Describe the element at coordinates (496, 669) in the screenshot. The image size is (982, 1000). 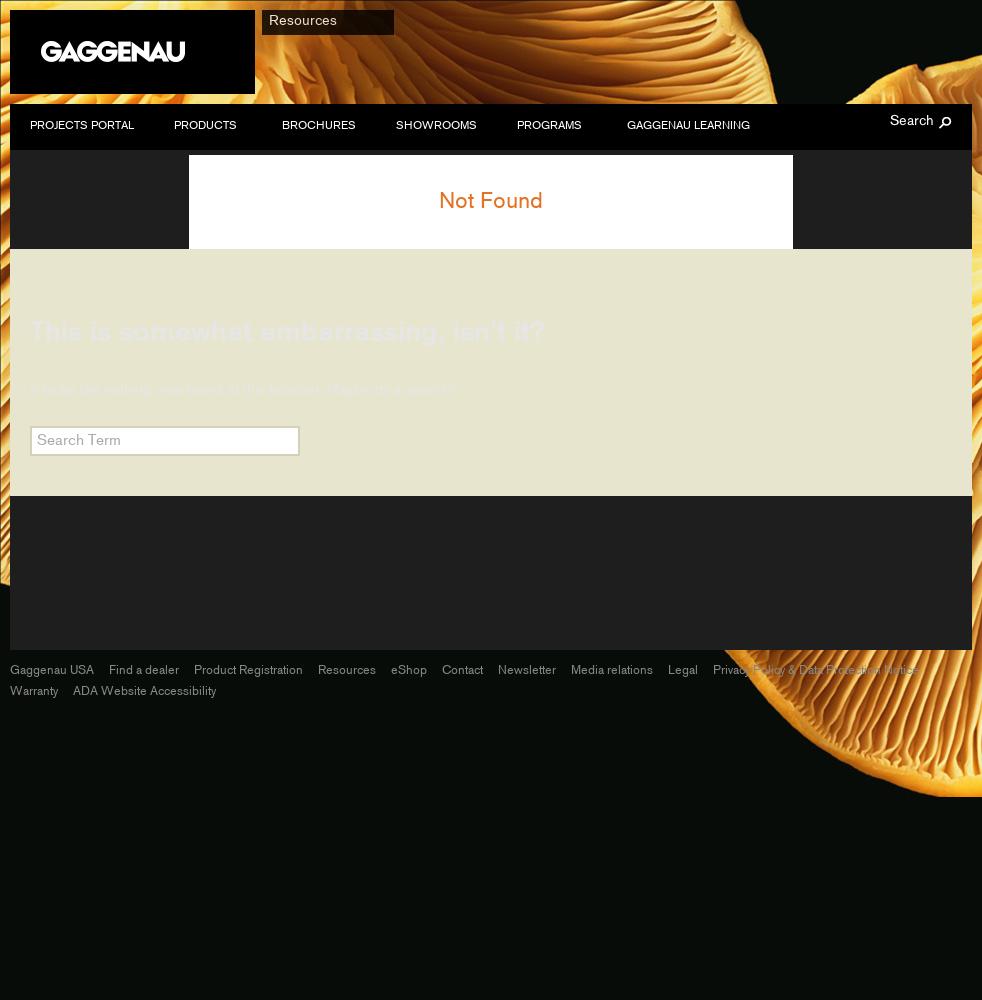
I see `'Newsletter'` at that location.